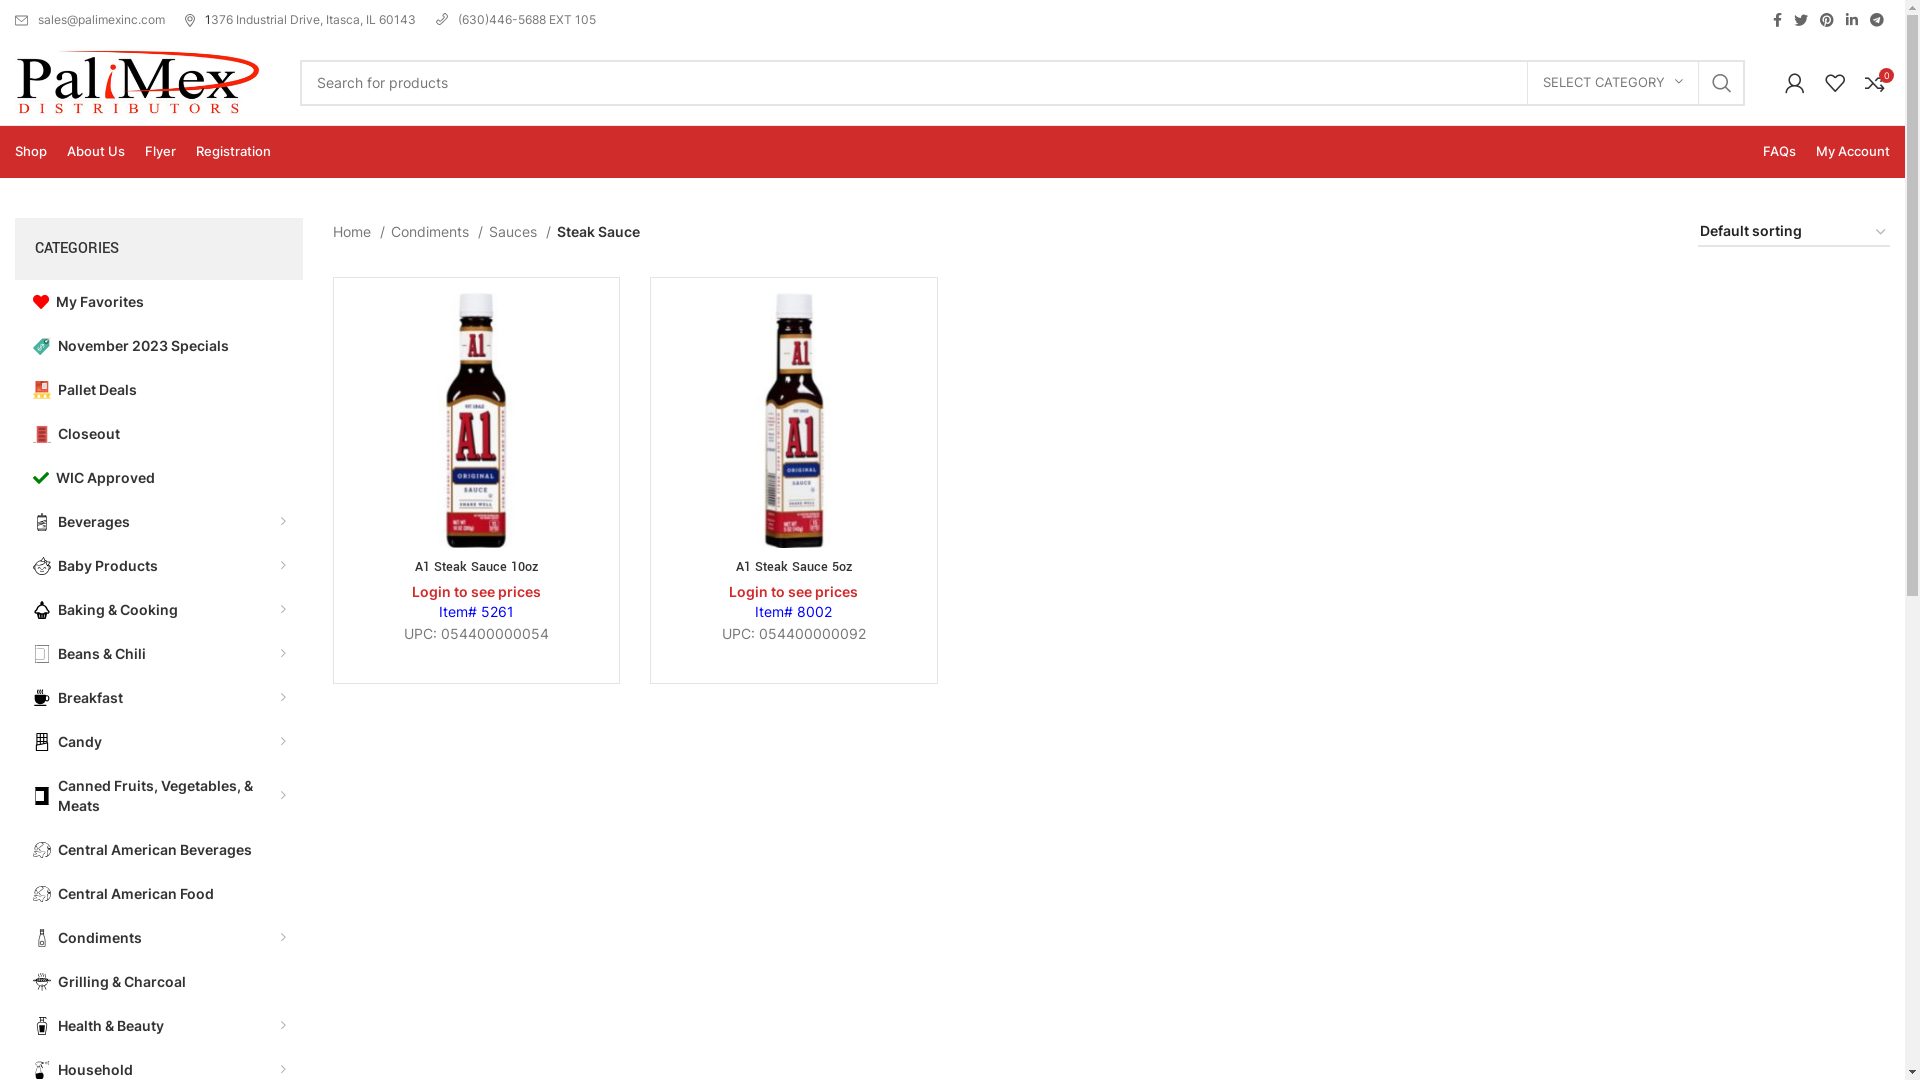  I want to click on 'price-tag-svgrepo-com', so click(42, 345).